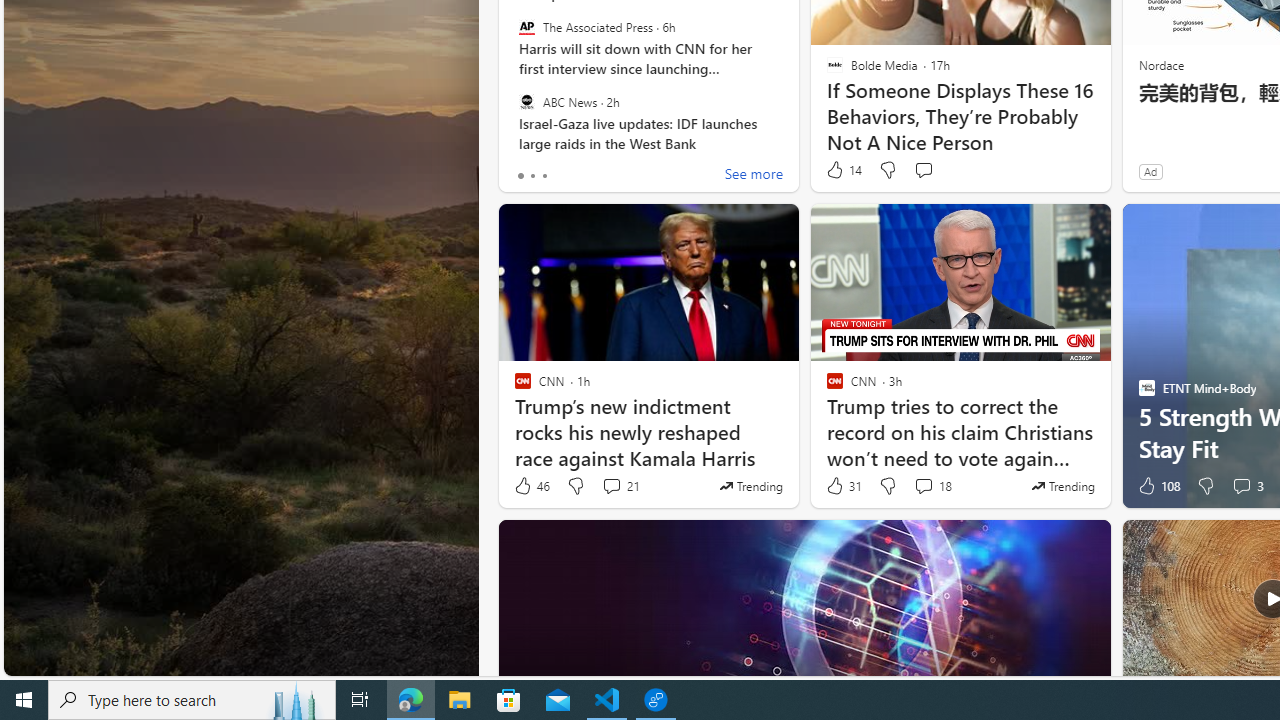 The width and height of the screenshot is (1280, 720). Describe the element at coordinates (843, 169) in the screenshot. I see `'14 Like'` at that location.